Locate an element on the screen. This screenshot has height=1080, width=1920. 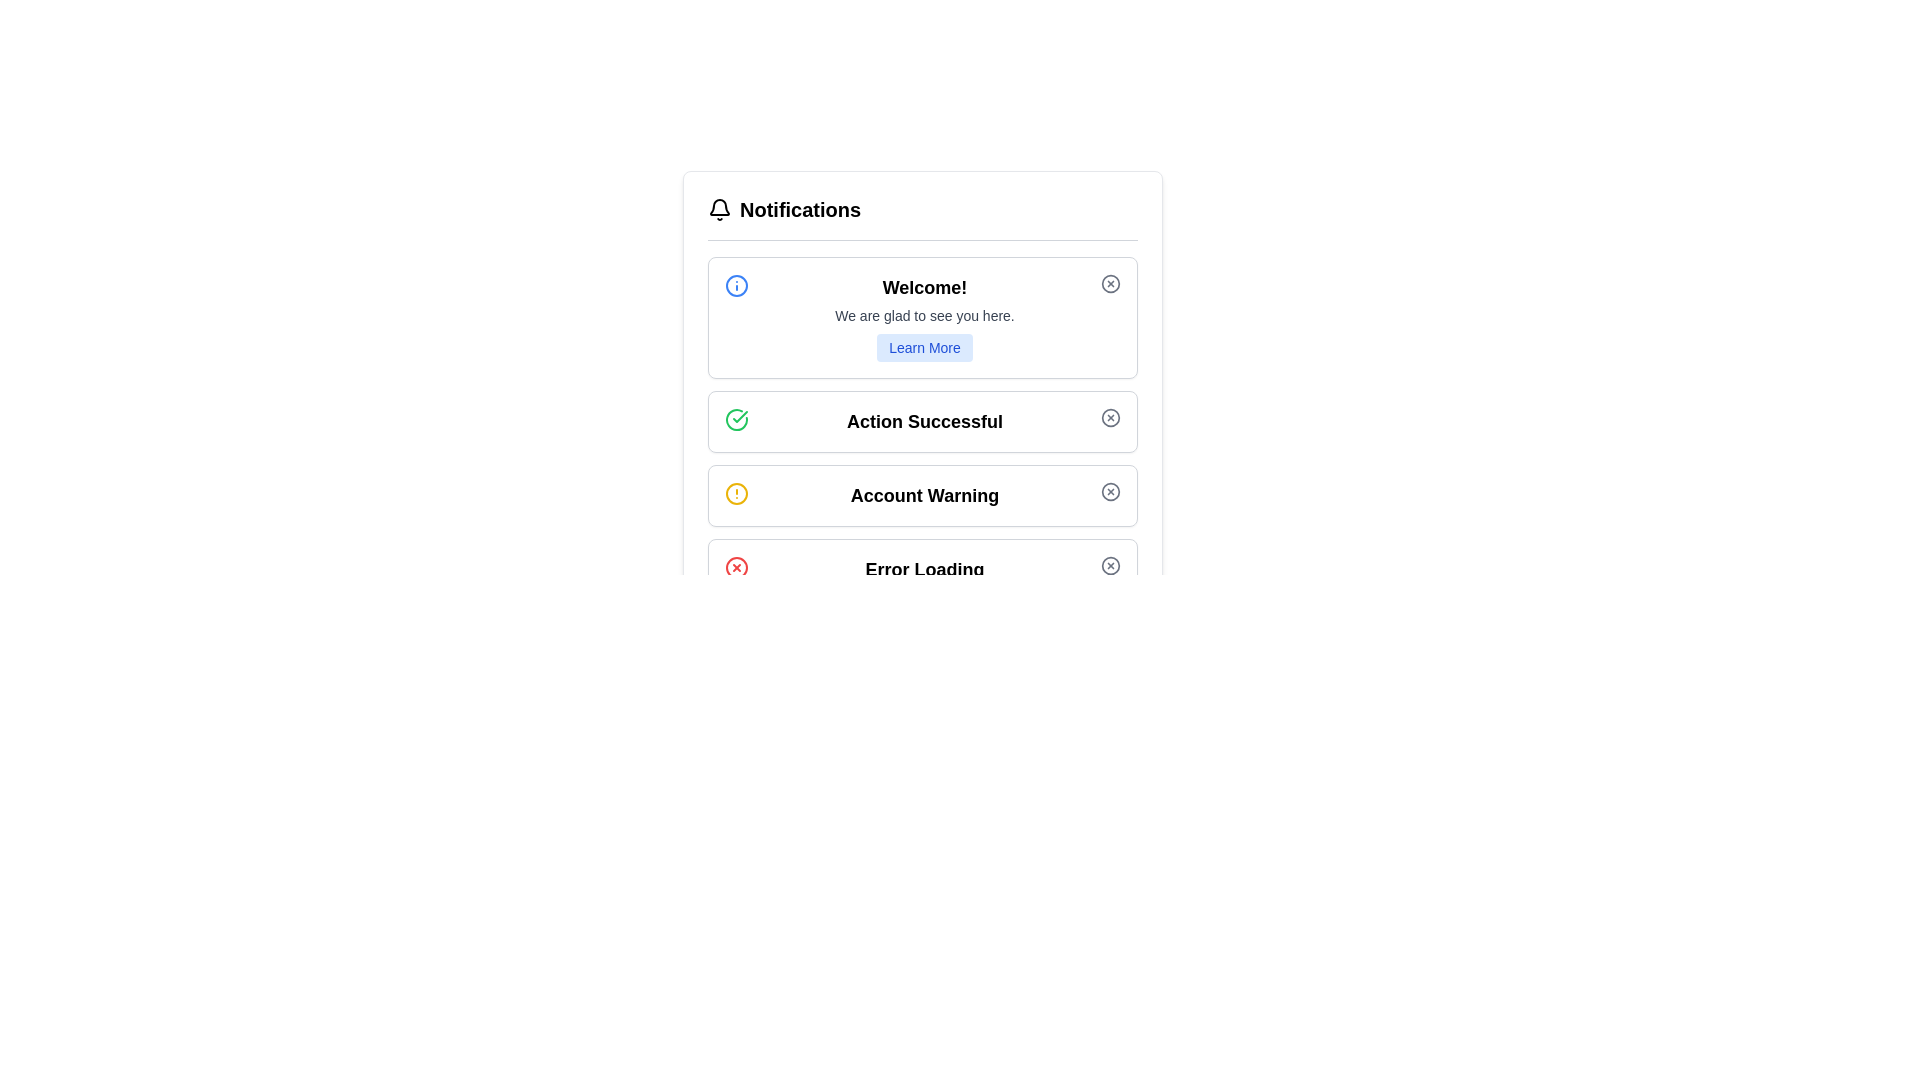
the checkmark icon inside the green circle located in the notification labeled 'Action Successful' is located at coordinates (736, 419).